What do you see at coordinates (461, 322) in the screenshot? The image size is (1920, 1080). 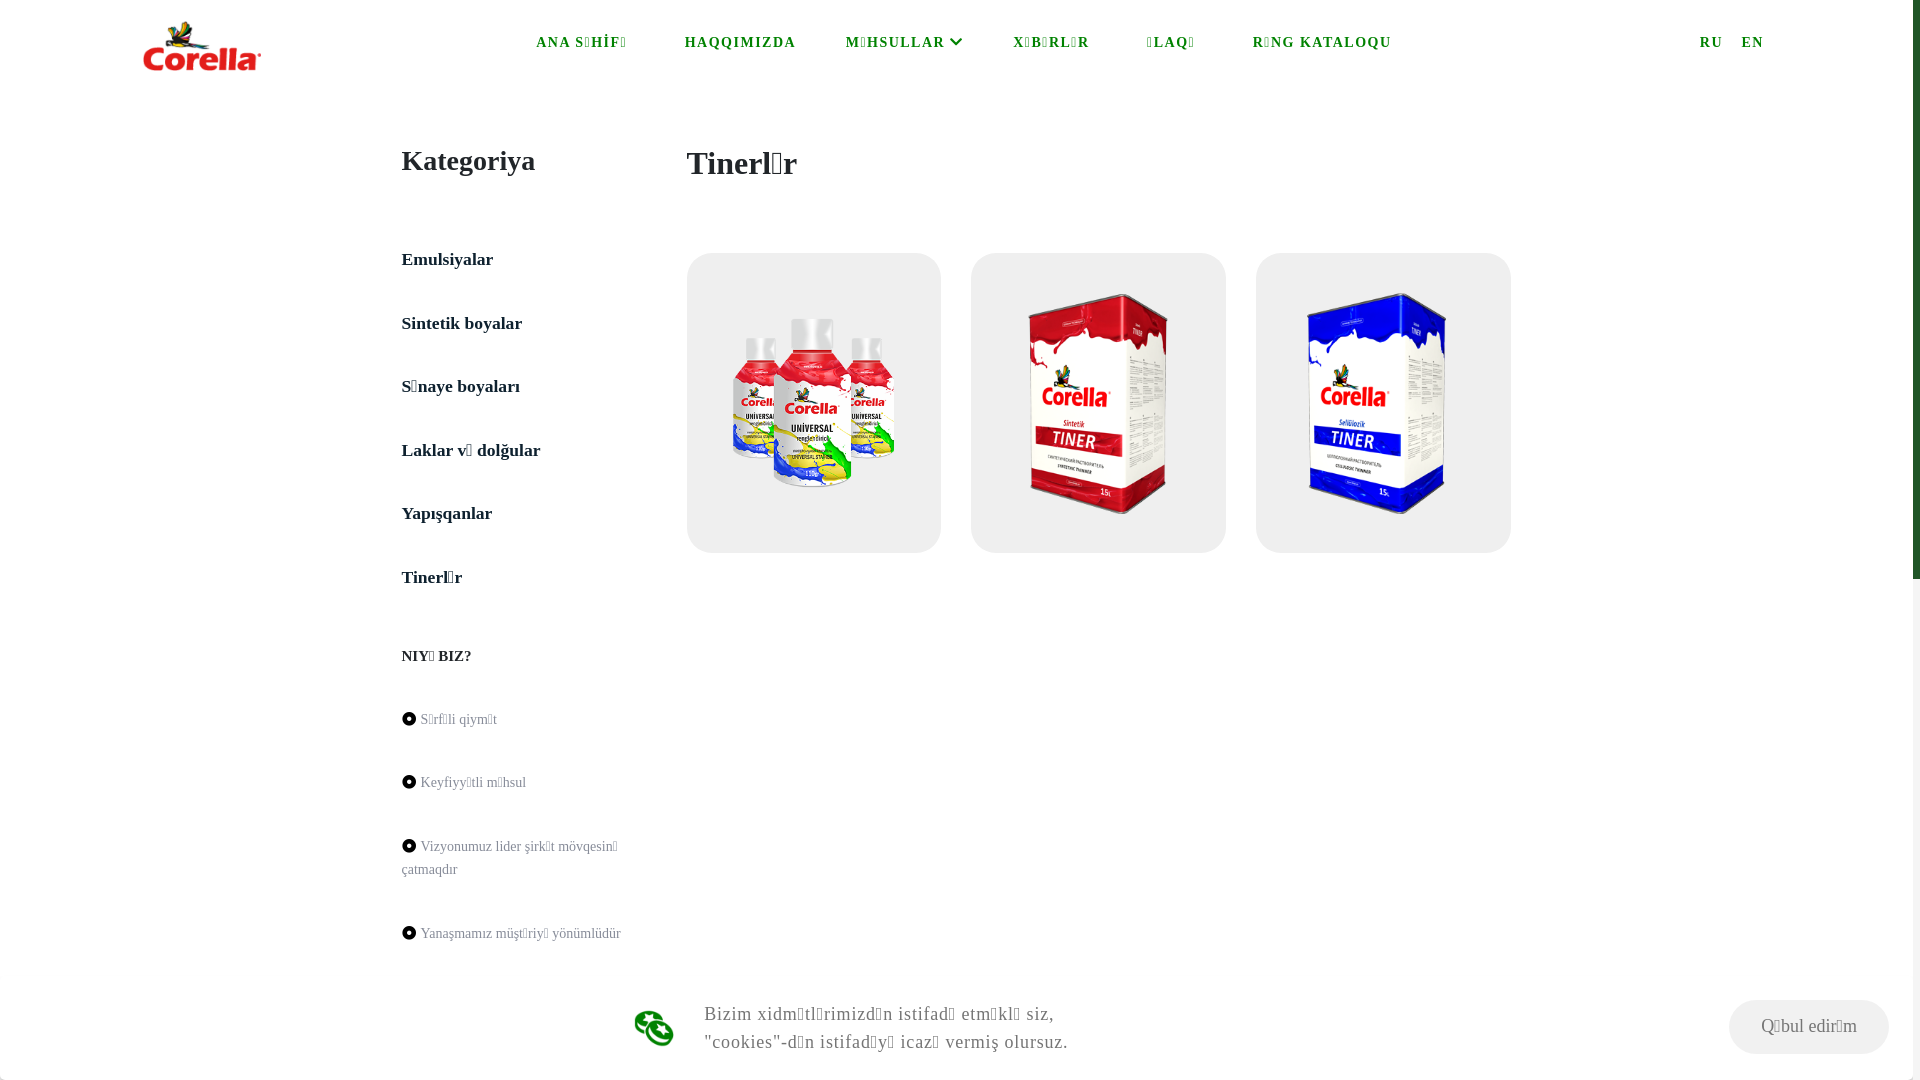 I see `'Sintetik boyalar'` at bounding box center [461, 322].